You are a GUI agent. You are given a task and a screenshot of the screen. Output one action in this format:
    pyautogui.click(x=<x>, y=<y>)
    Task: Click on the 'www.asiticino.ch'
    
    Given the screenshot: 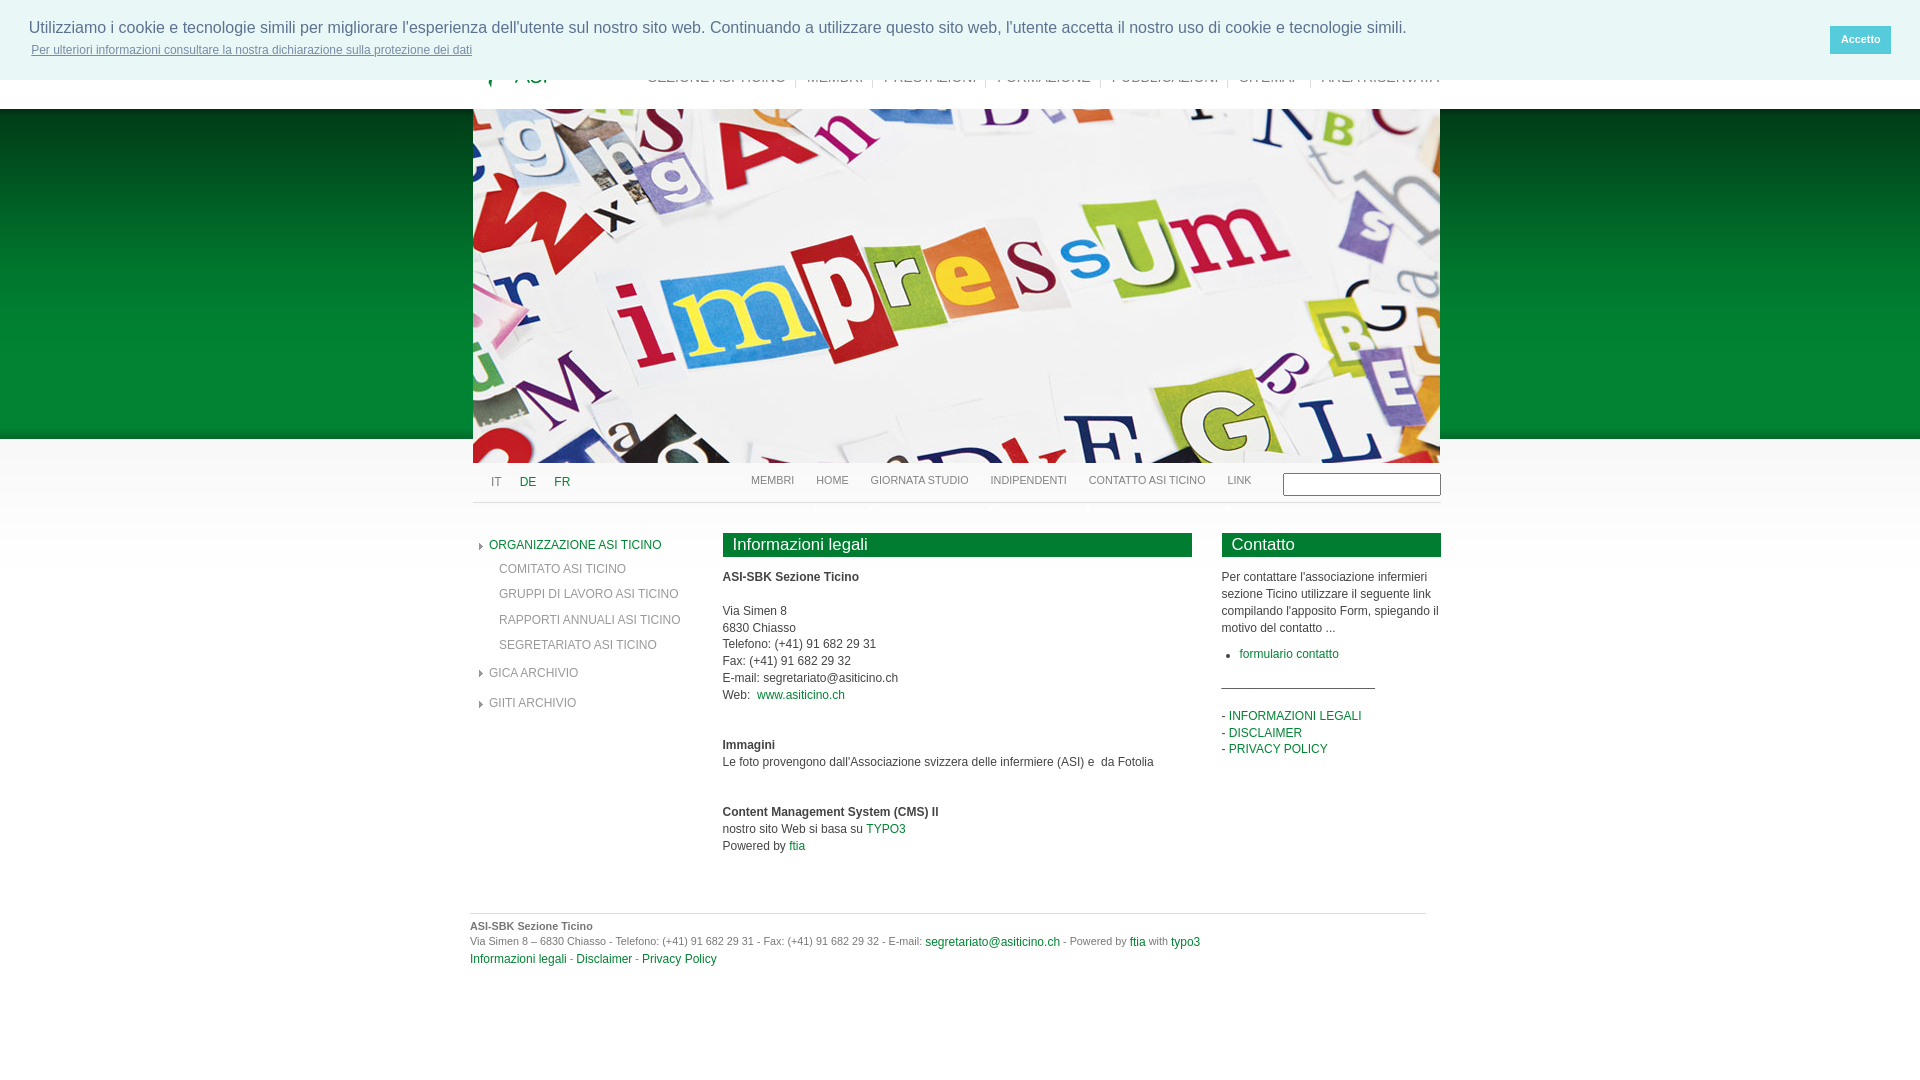 What is the action you would take?
    pyautogui.click(x=801, y=693)
    